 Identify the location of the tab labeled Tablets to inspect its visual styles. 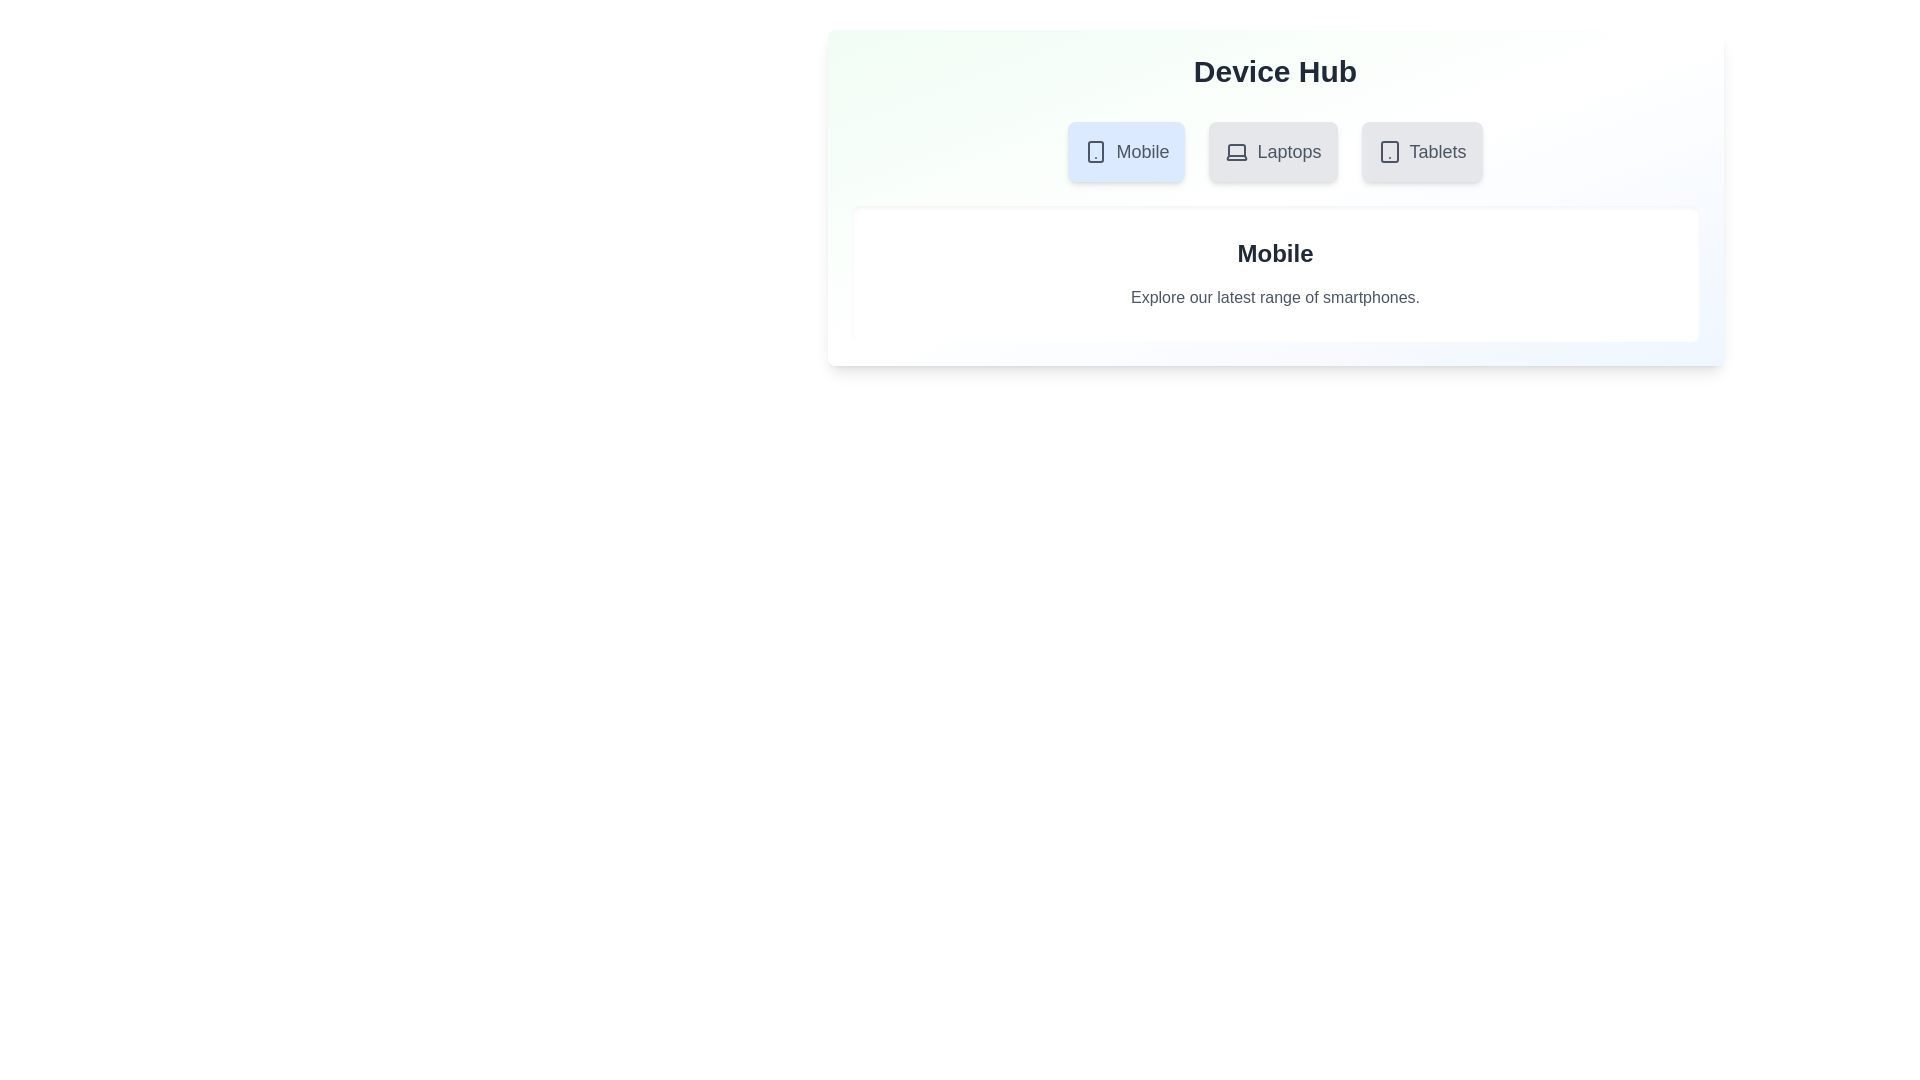
(1420, 150).